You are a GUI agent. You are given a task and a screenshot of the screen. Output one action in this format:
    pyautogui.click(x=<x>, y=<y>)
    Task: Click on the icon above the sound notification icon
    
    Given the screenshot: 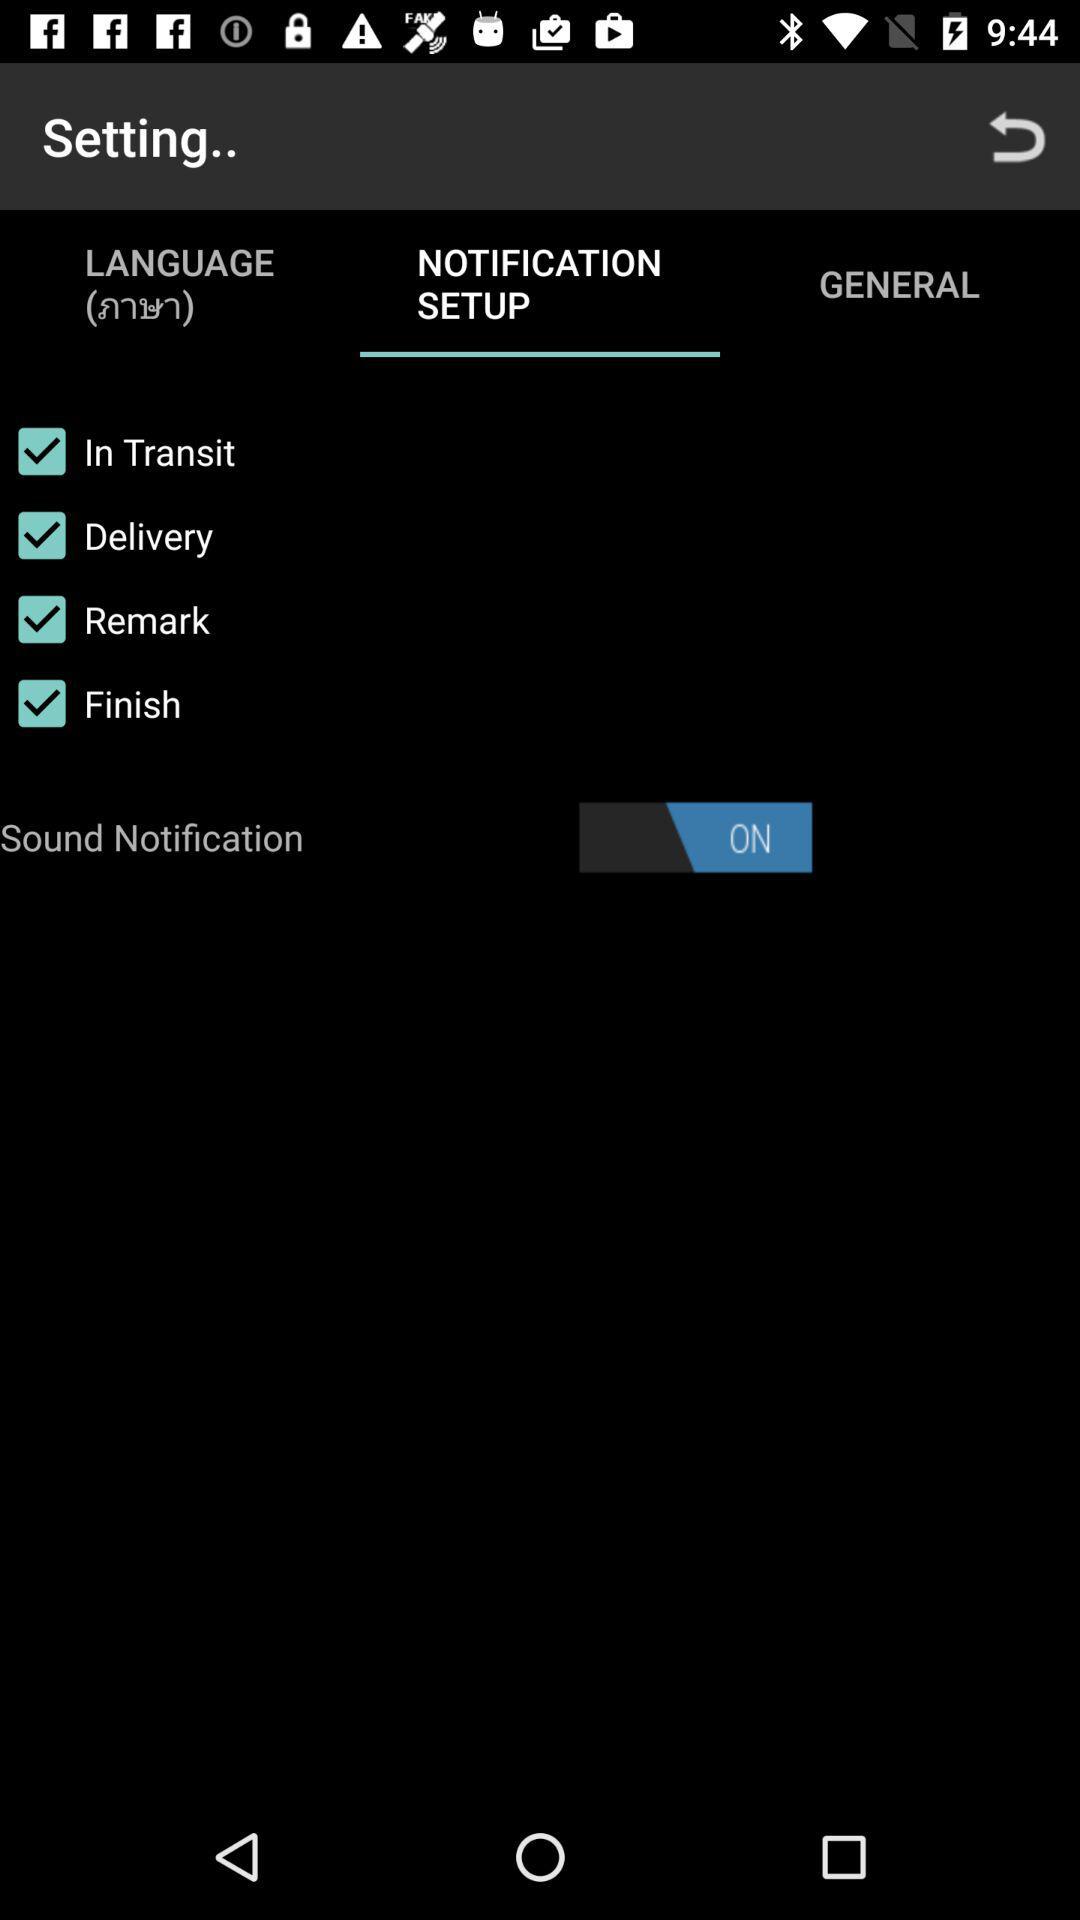 What is the action you would take?
    pyautogui.click(x=90, y=703)
    